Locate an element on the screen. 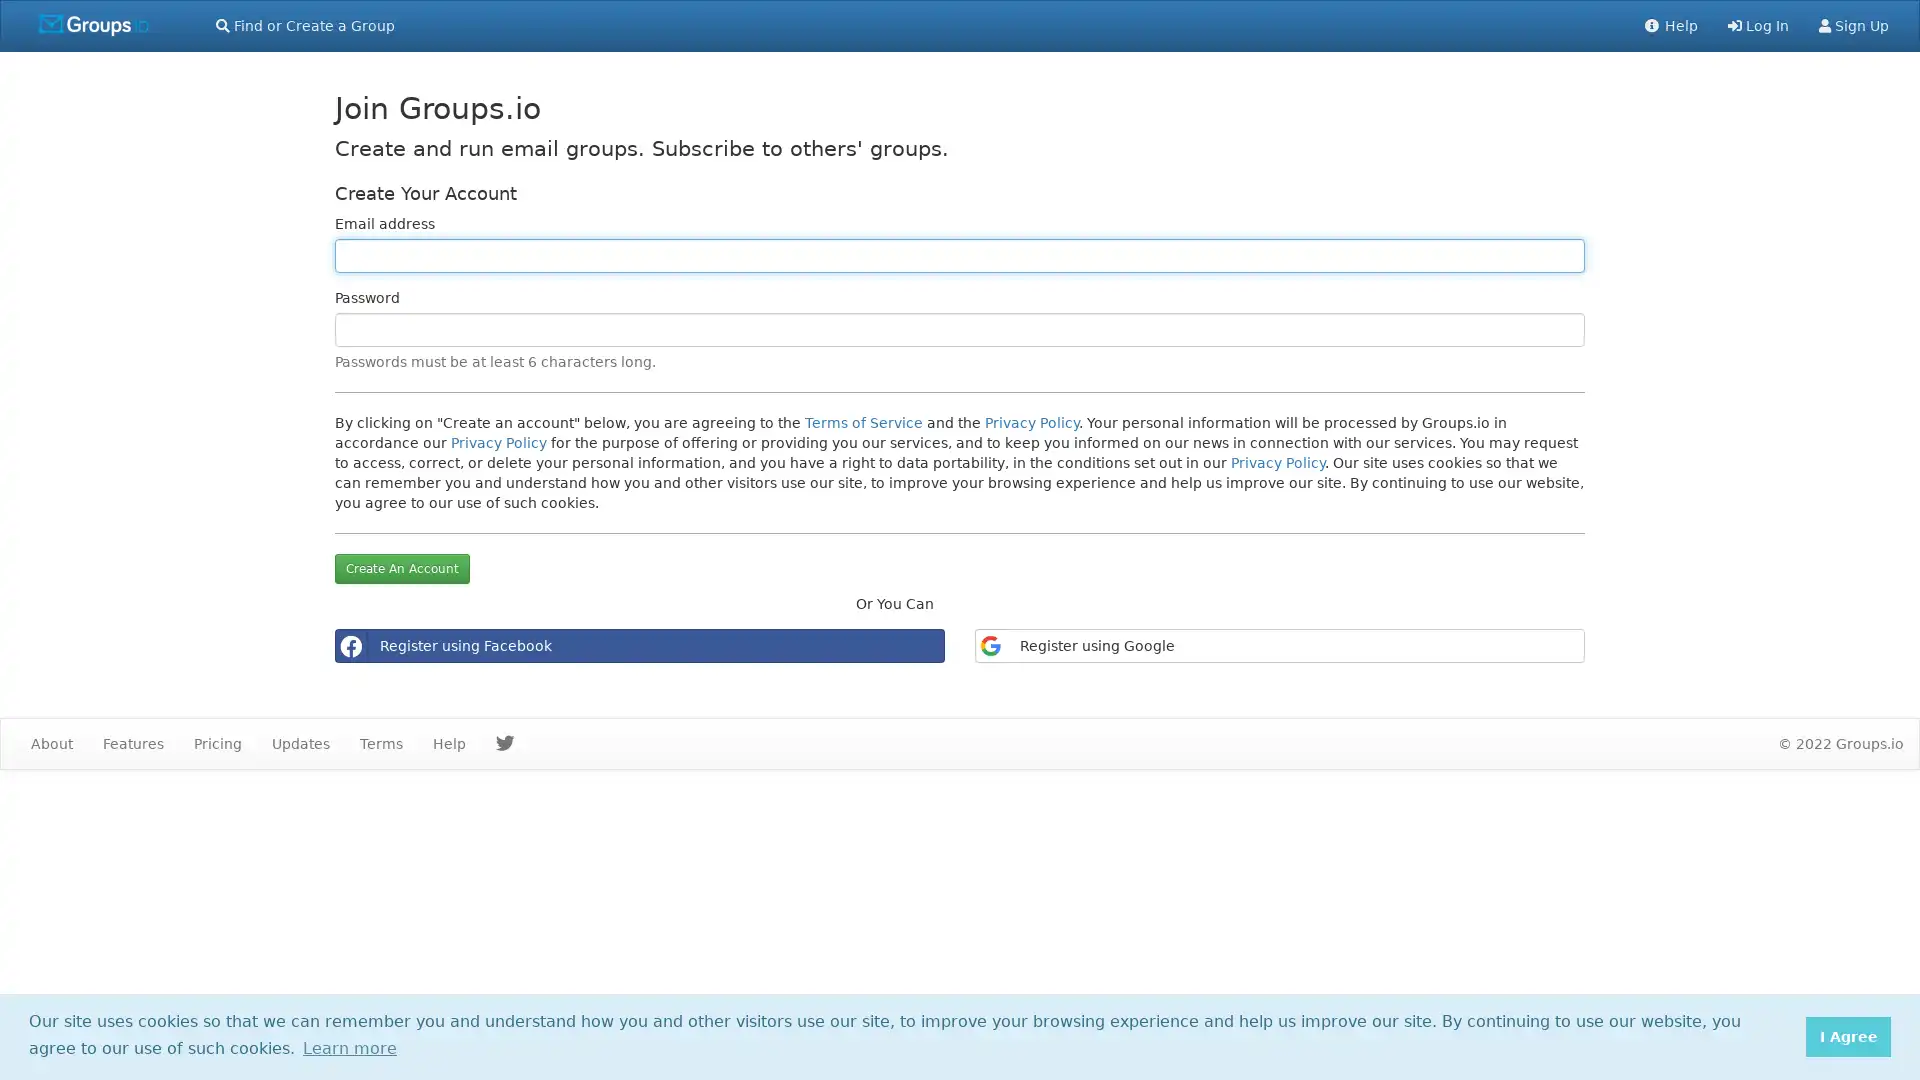  learn more about cookies is located at coordinates (349, 1047).